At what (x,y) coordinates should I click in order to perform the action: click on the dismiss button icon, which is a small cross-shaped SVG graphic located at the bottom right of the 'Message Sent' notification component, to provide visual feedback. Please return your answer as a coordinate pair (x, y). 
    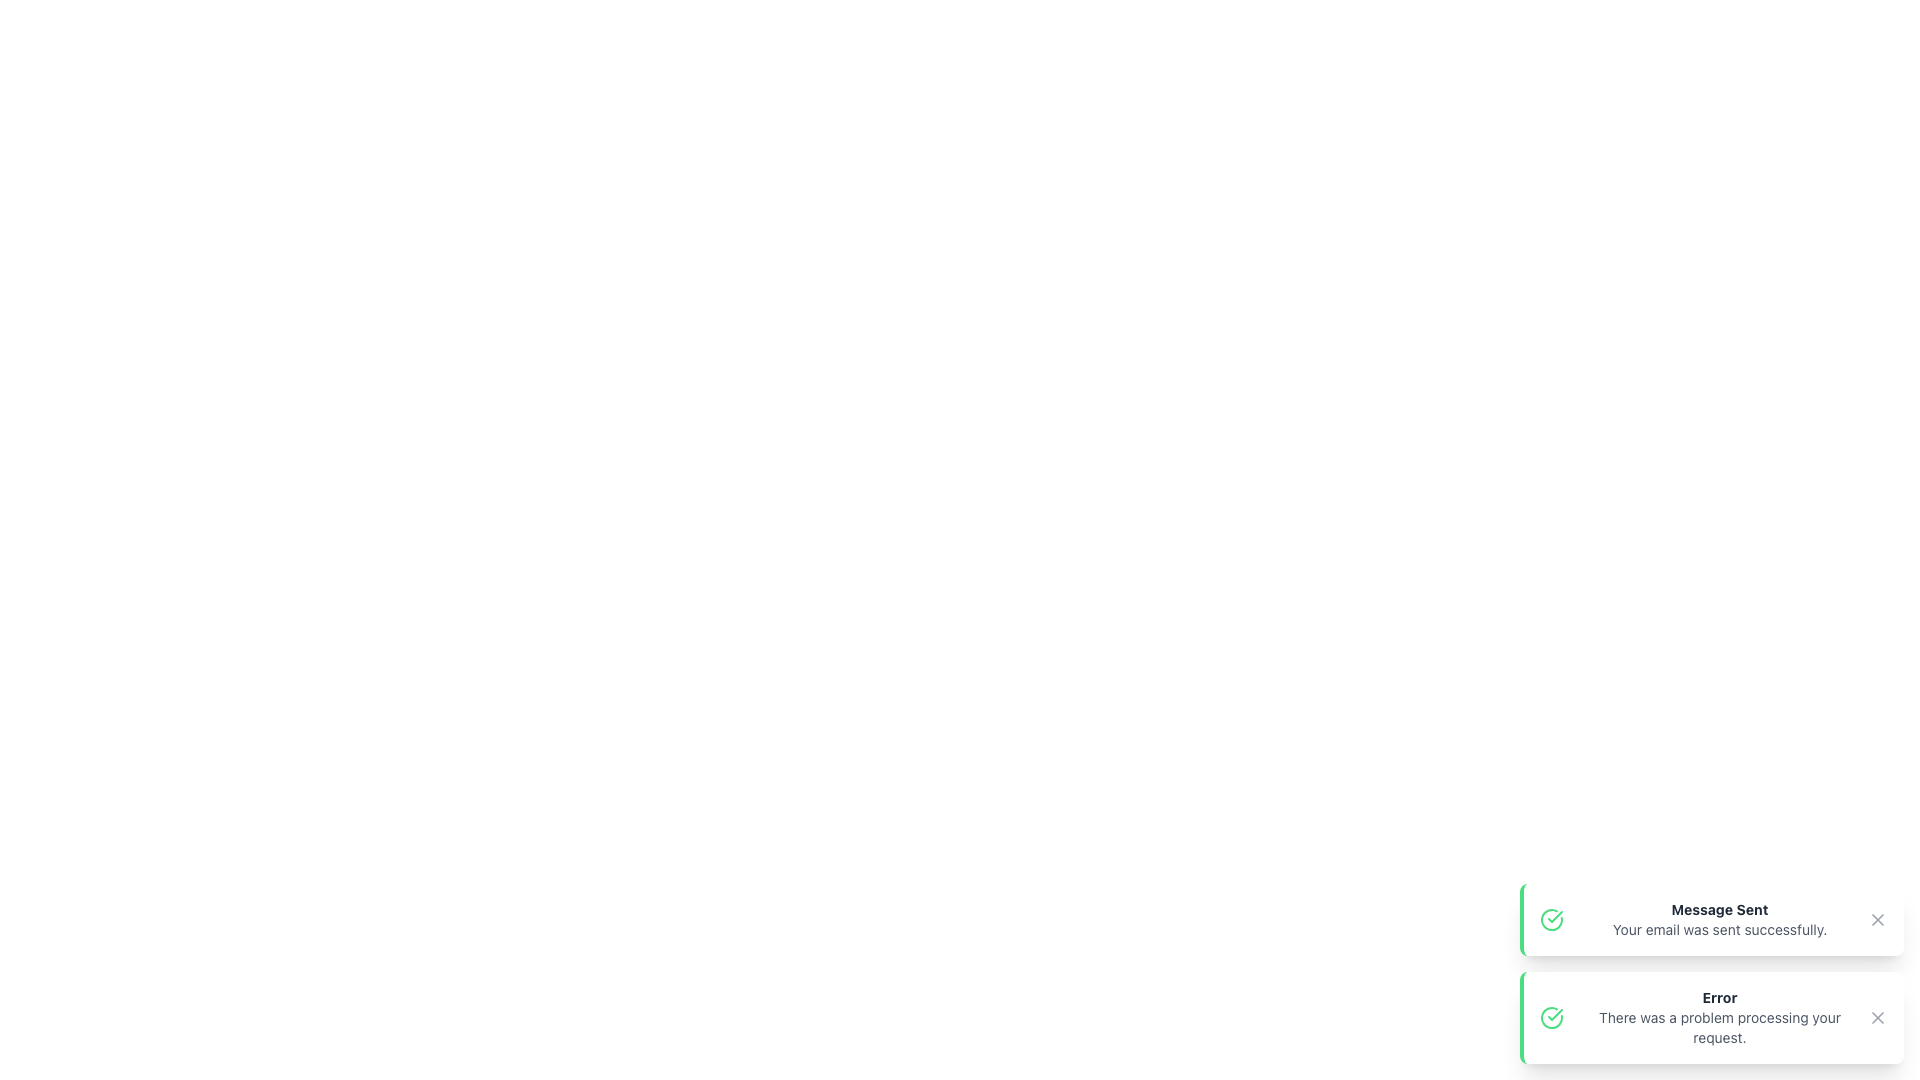
    Looking at the image, I should click on (1876, 920).